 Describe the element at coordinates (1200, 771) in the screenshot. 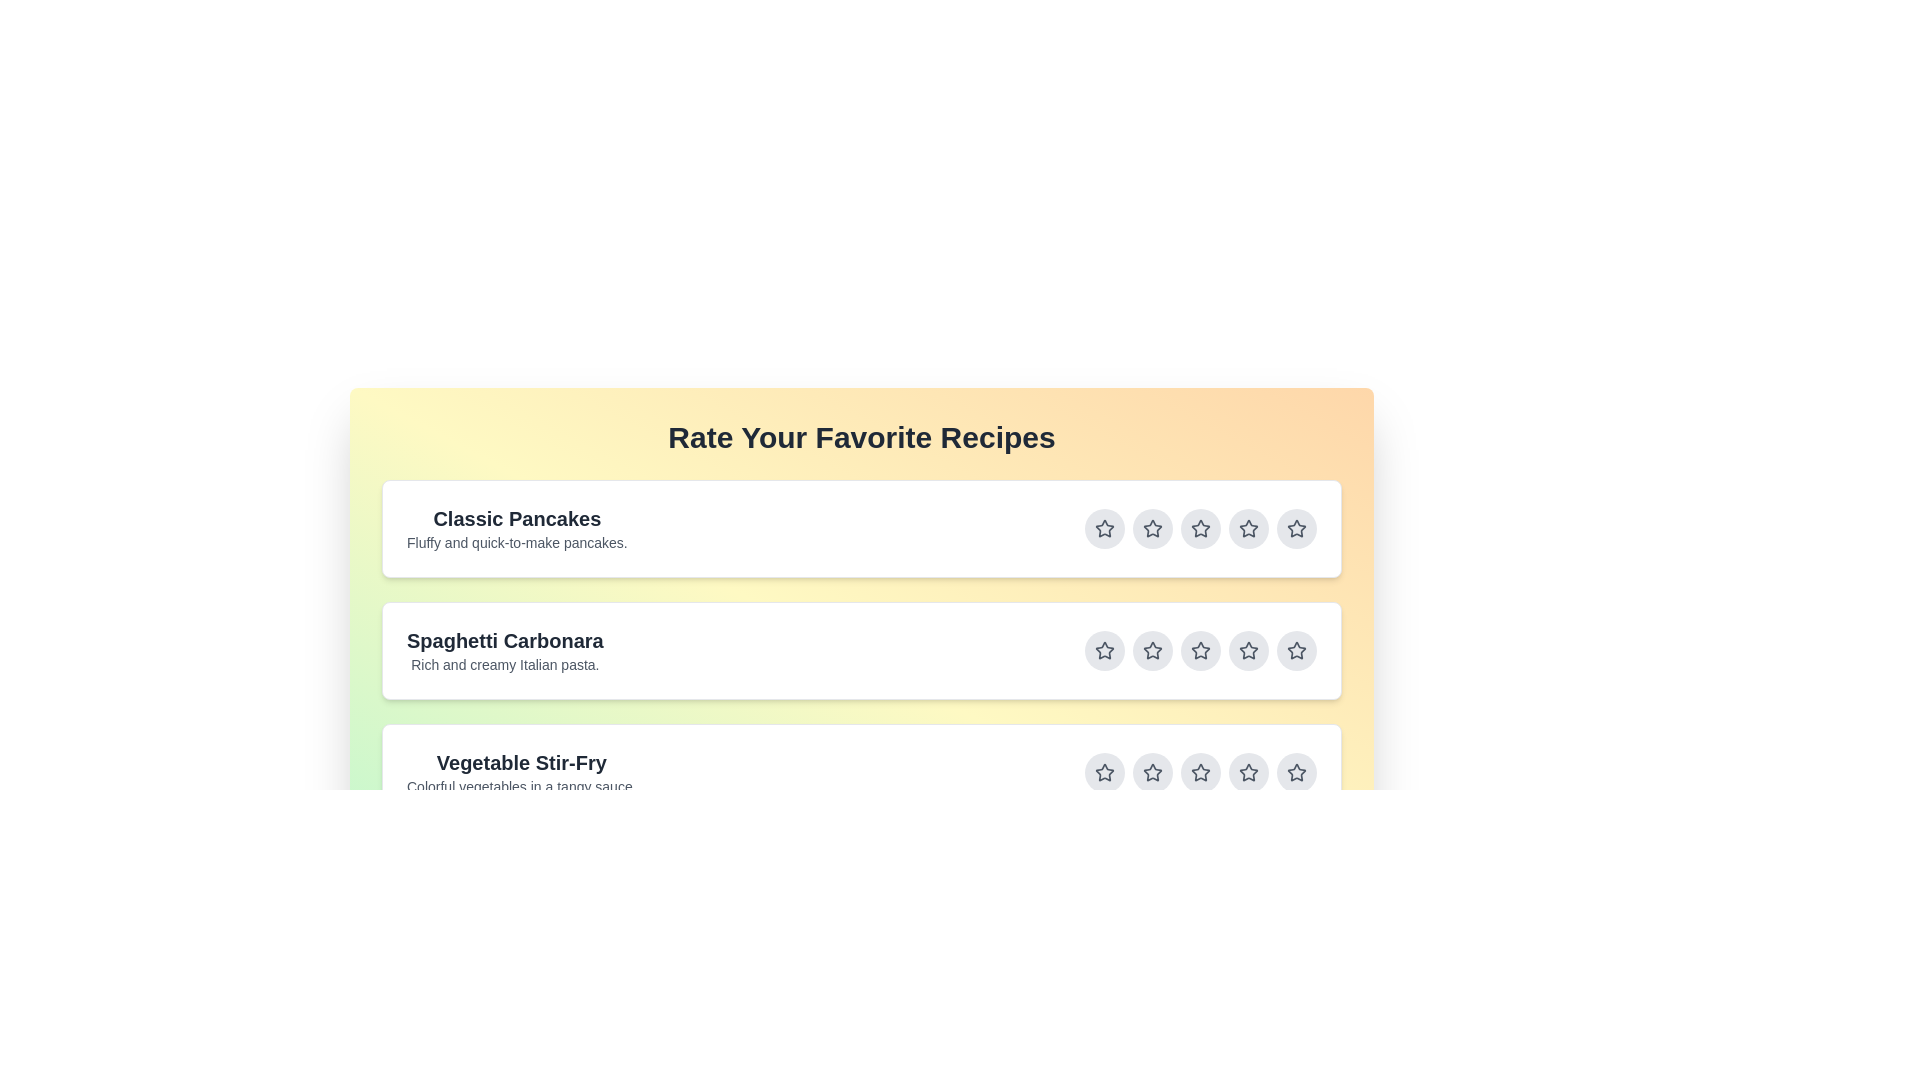

I see `the star button for rating 3 of the recipe Vegetable Stir-Fry` at that location.